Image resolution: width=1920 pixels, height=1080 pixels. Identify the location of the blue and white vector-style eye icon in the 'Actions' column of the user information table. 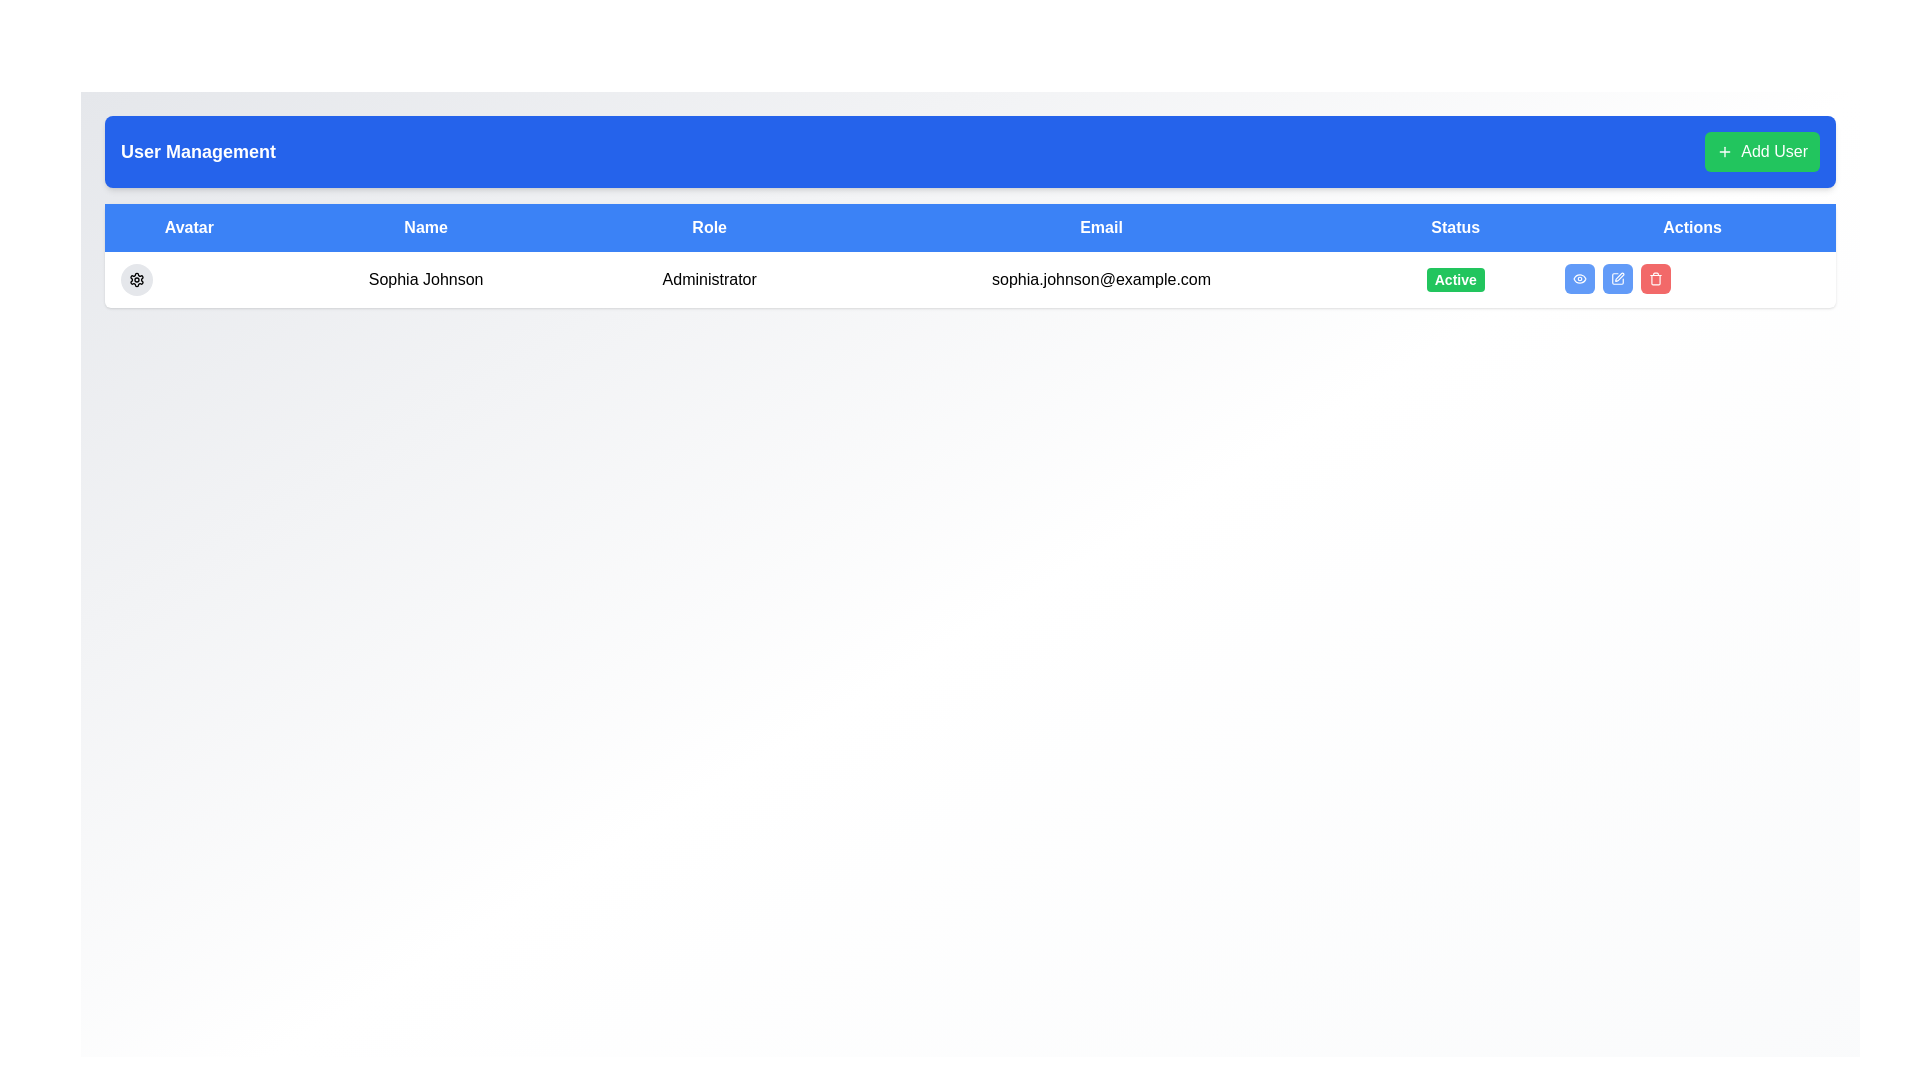
(1579, 278).